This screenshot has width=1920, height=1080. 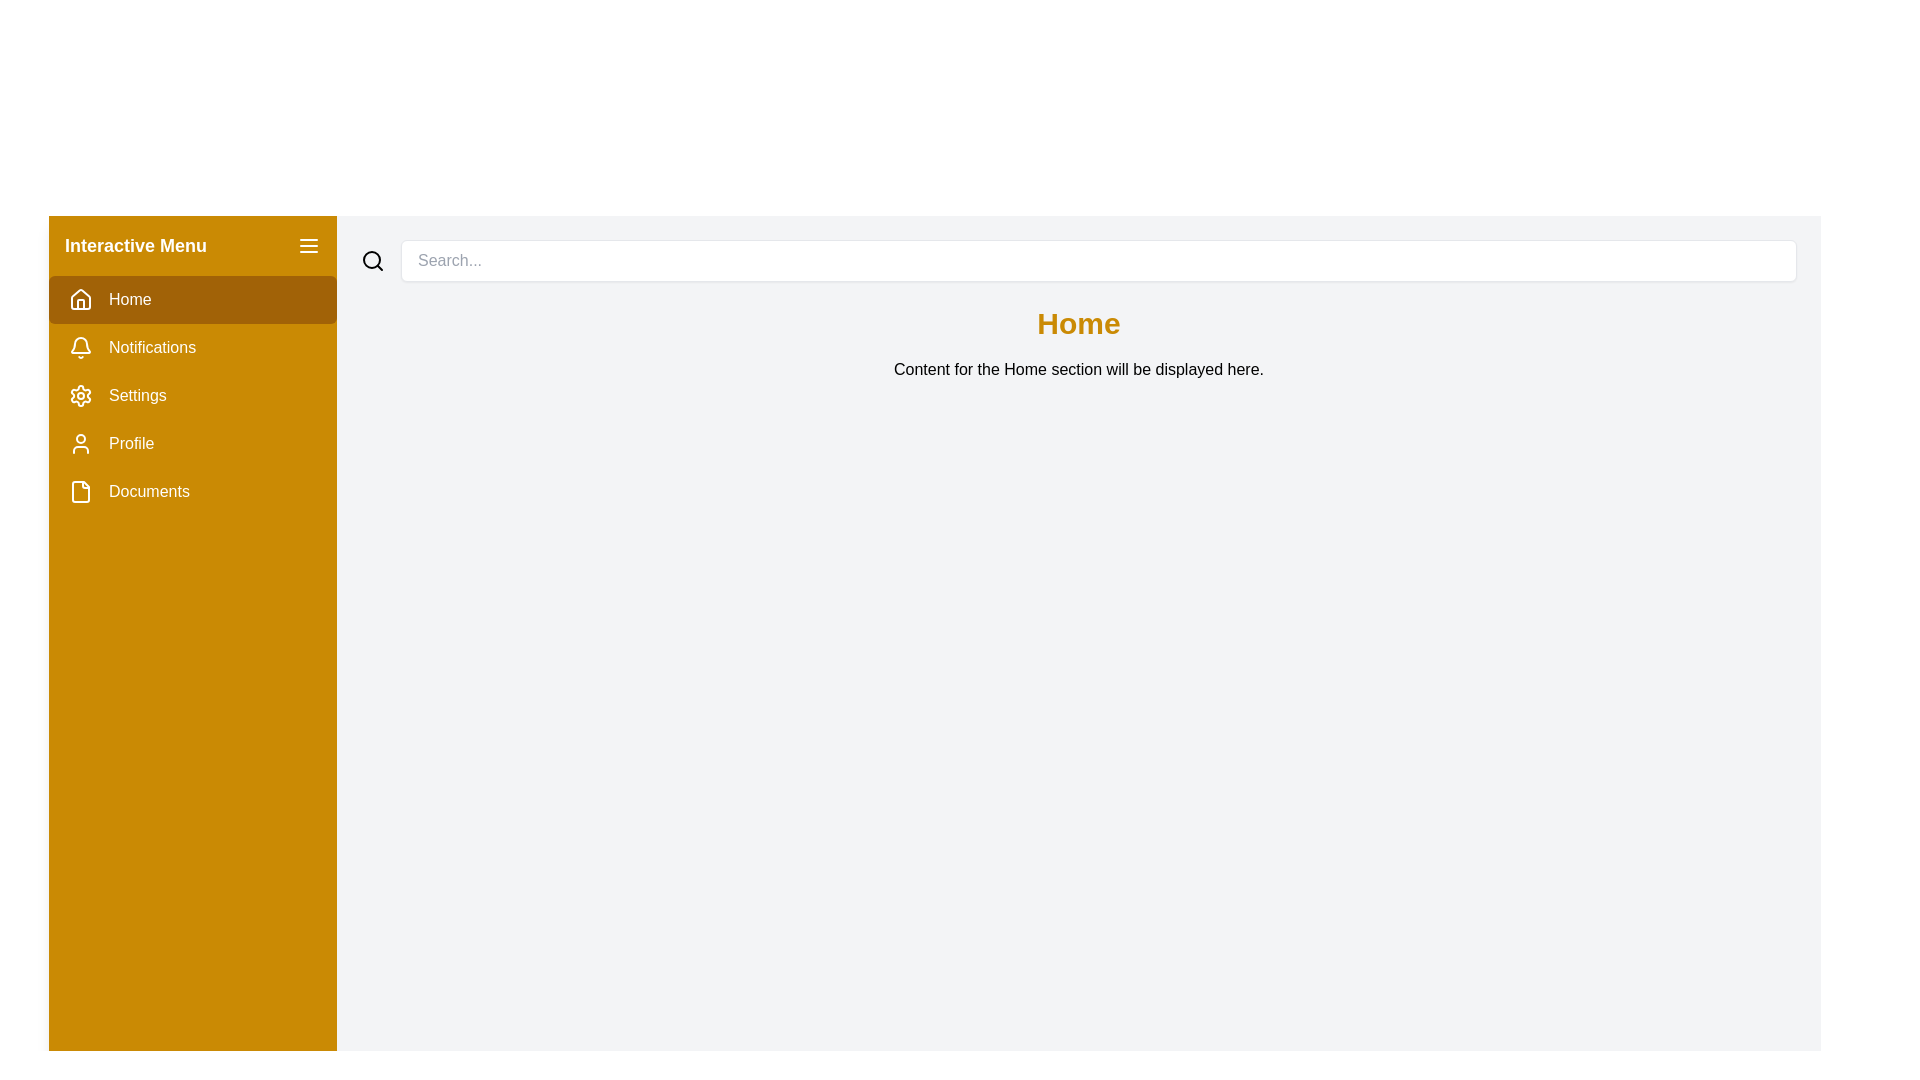 I want to click on the vertical rectangular icon resembling a house door in the sidebar menu associated with the 'Home' tab, so click(x=80, y=304).